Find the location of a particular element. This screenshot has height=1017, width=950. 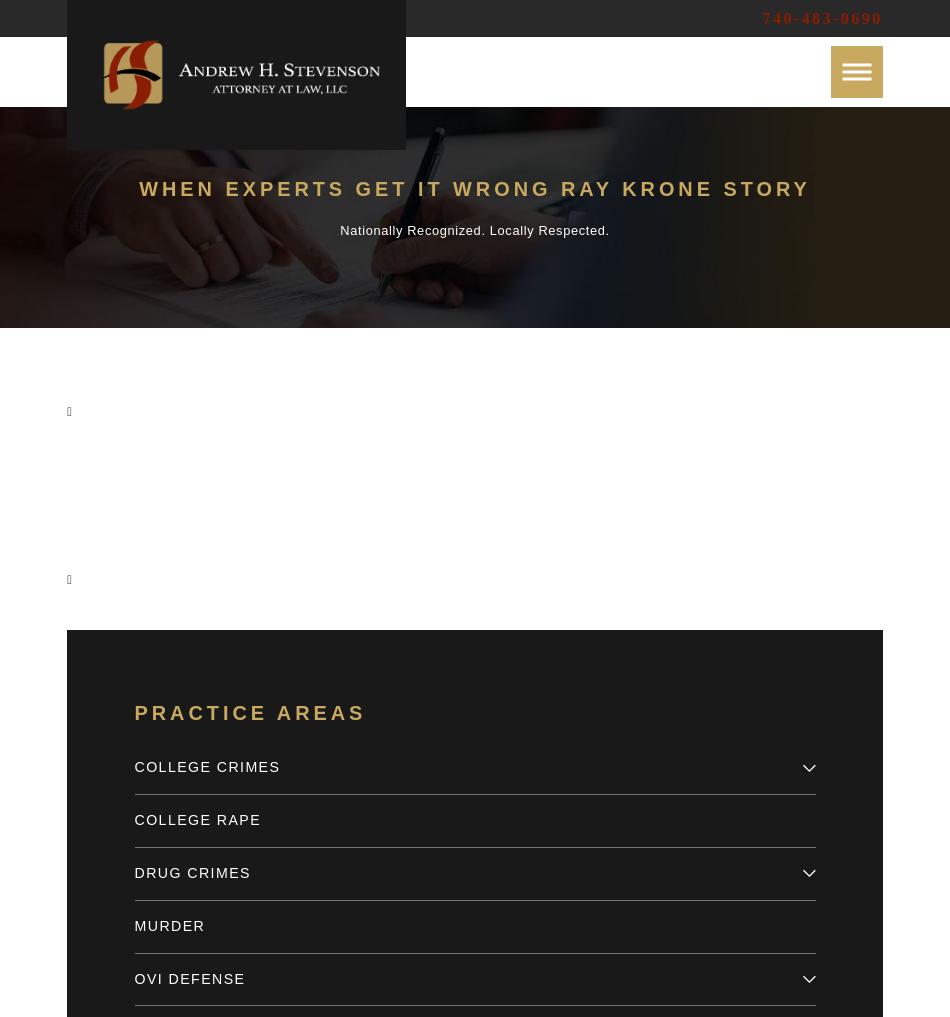

'My Wins' is located at coordinates (113, 282).